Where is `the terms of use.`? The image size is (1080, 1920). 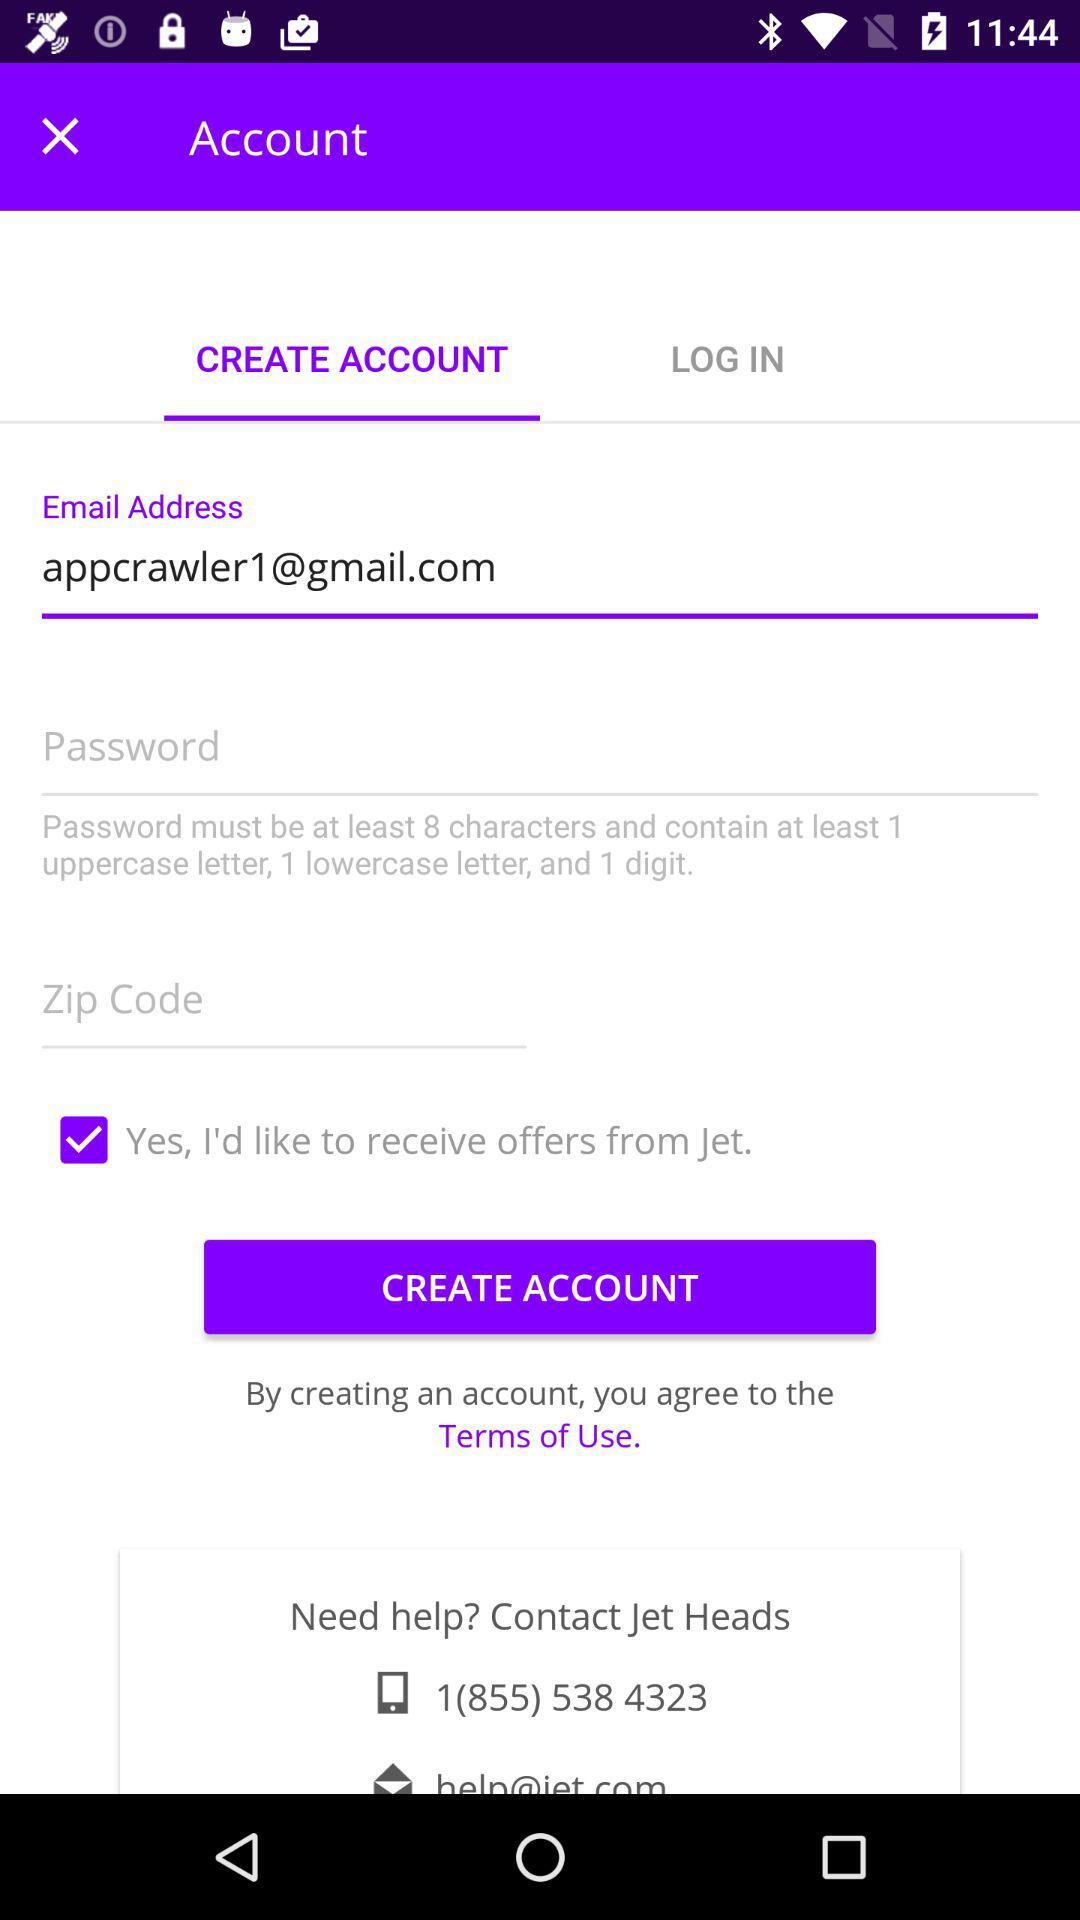 the terms of use. is located at coordinates (540, 1434).